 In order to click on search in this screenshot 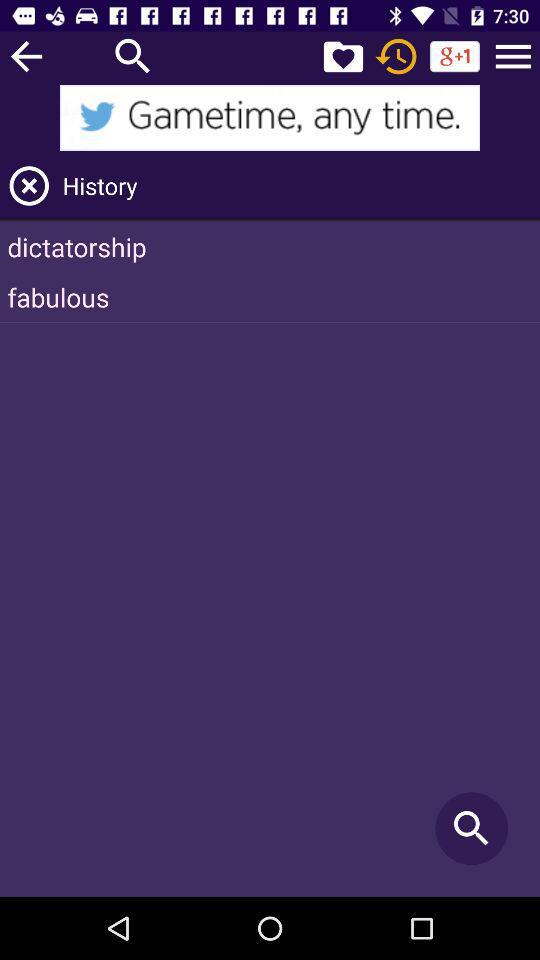, I will do `click(133, 55)`.